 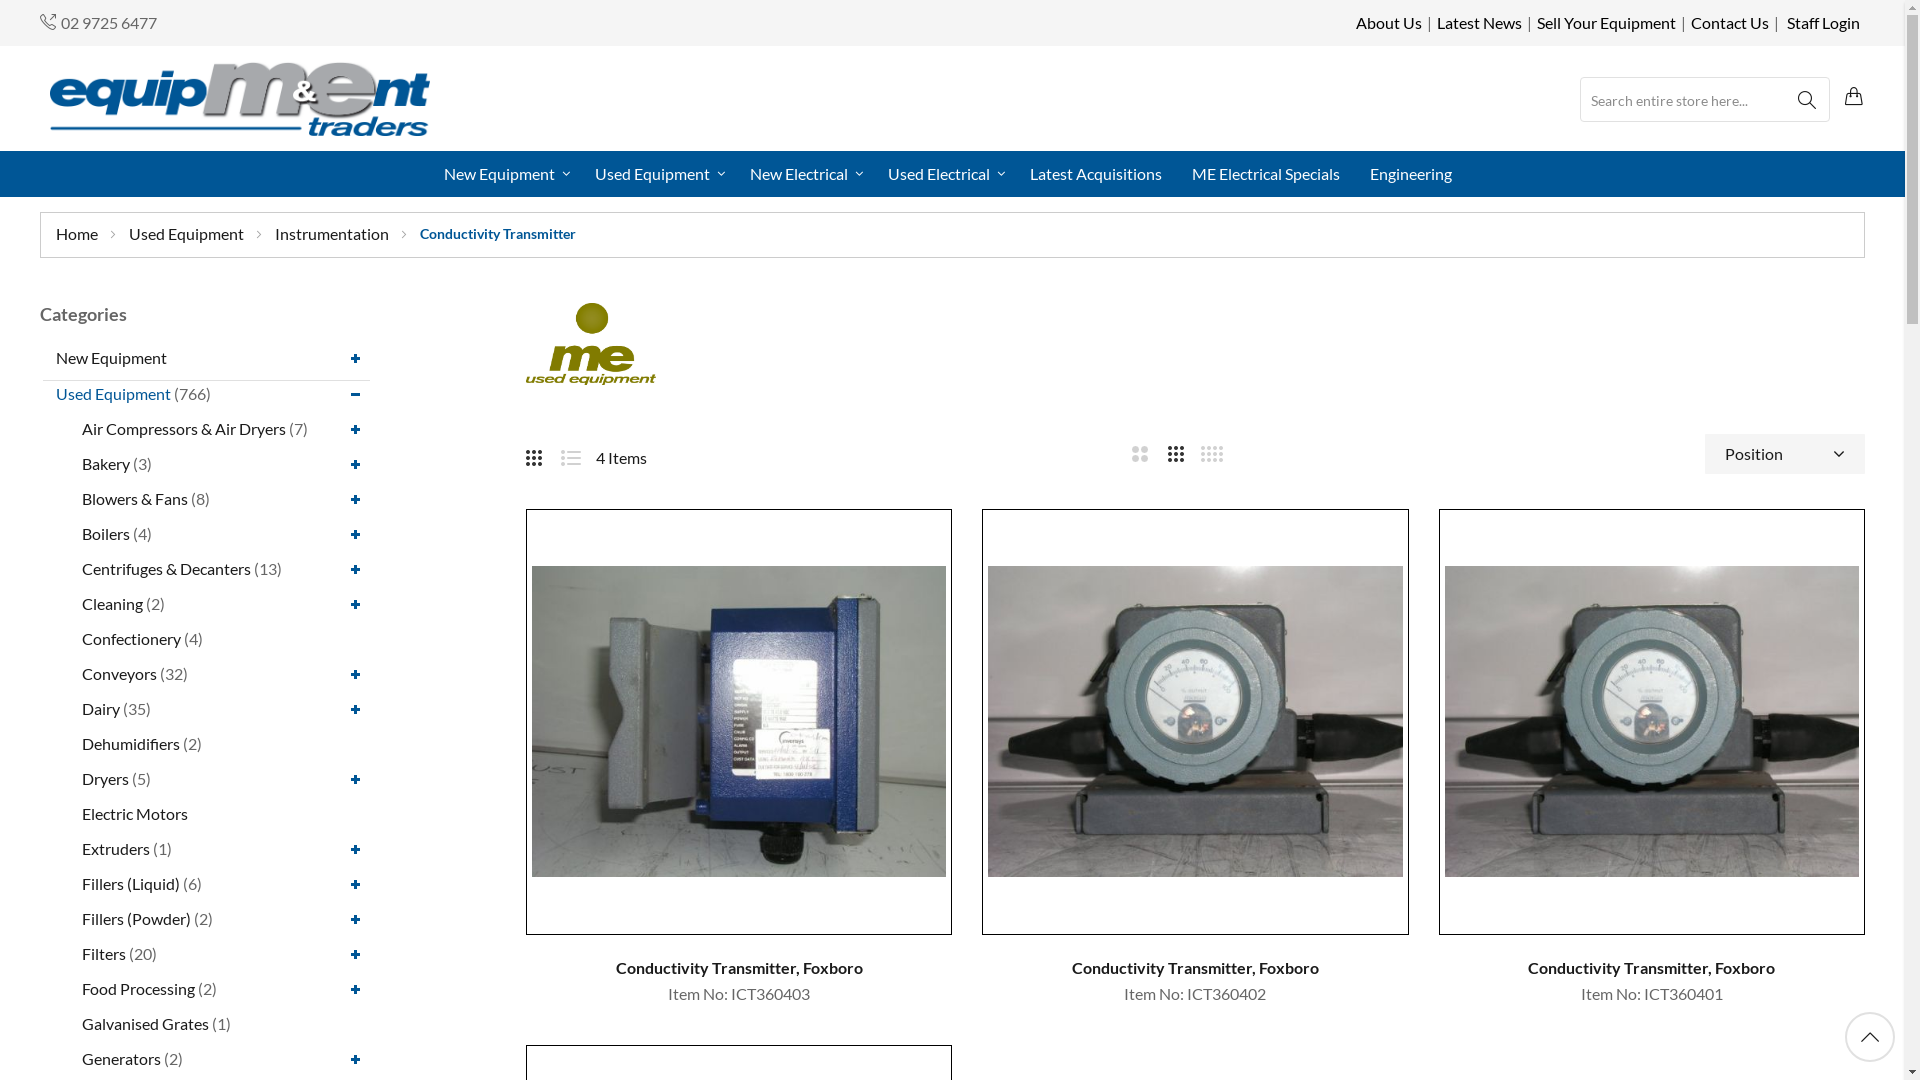 I want to click on 'Blowers & Fans', so click(x=133, y=496).